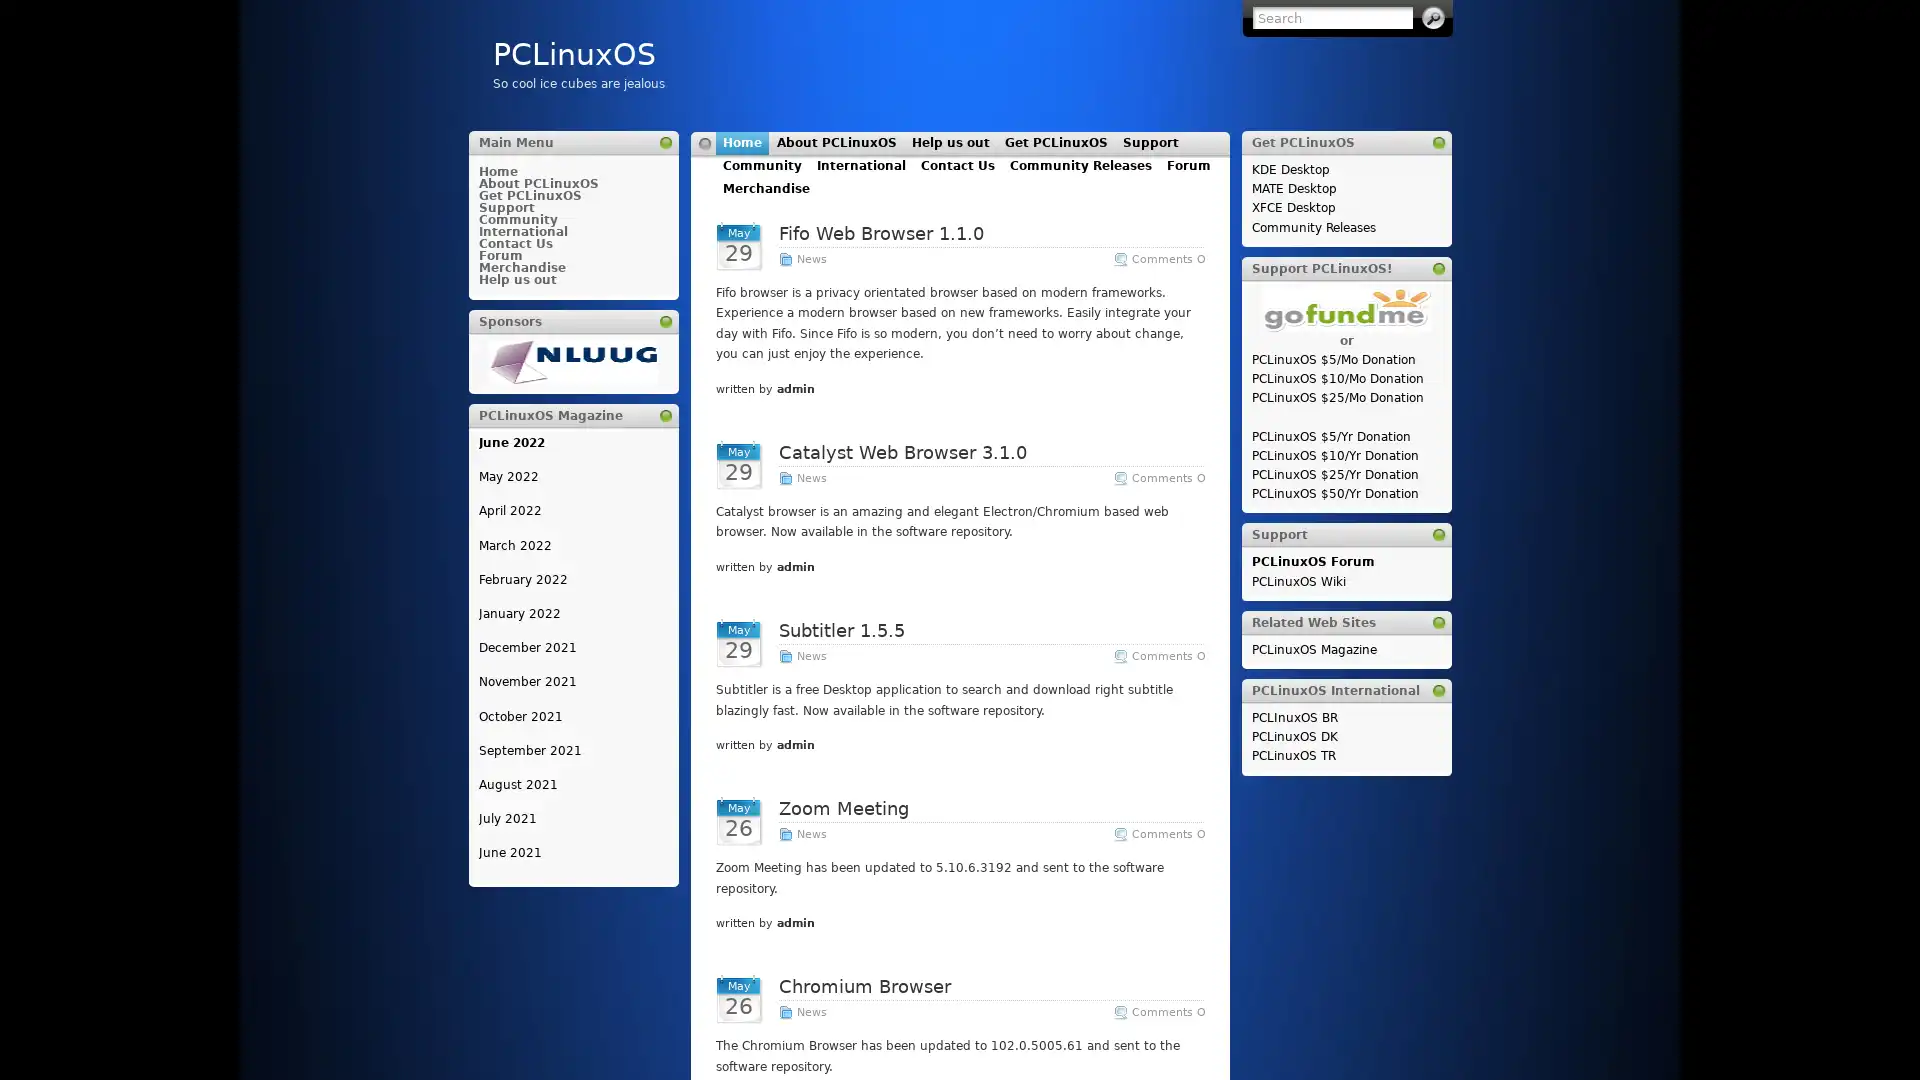 Image resolution: width=1920 pixels, height=1080 pixels. What do you see at coordinates (1432, 18) in the screenshot?
I see `Go` at bounding box center [1432, 18].